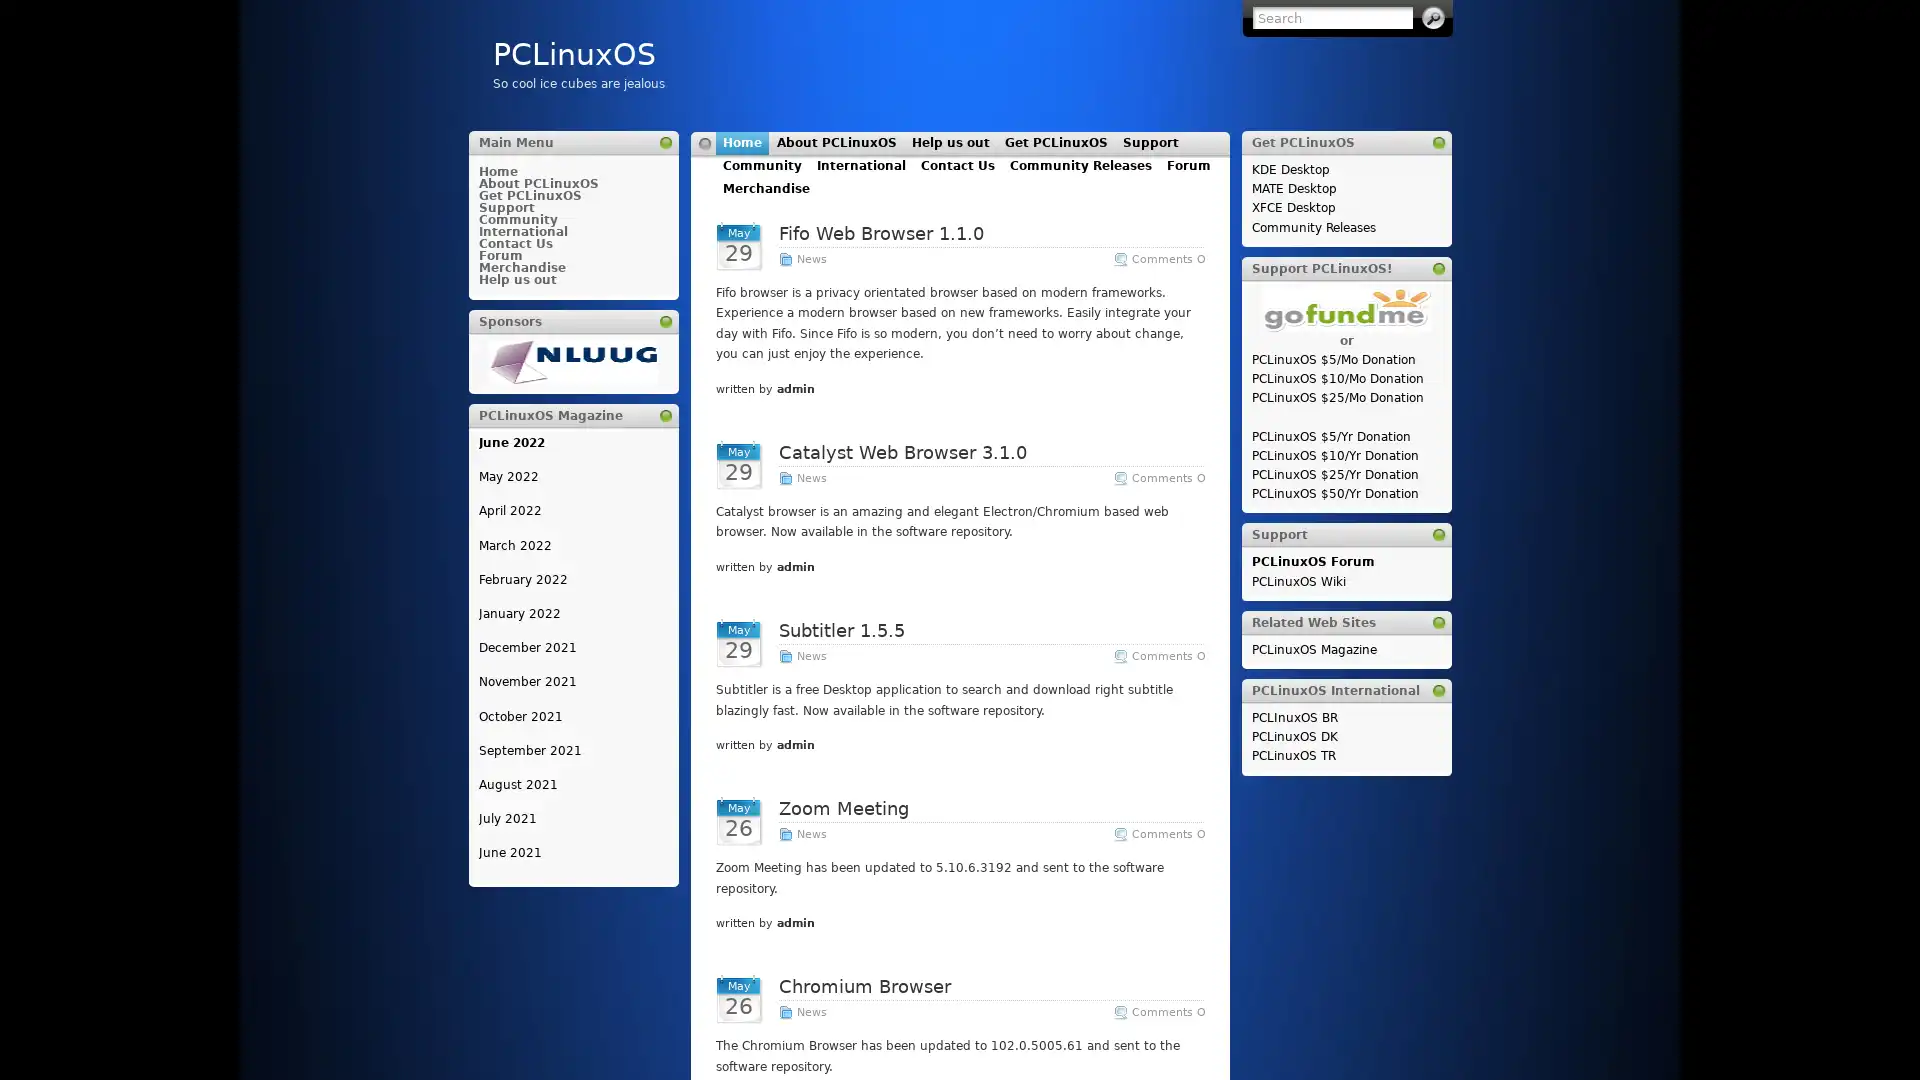 Image resolution: width=1920 pixels, height=1080 pixels. What do you see at coordinates (1432, 18) in the screenshot?
I see `Go` at bounding box center [1432, 18].